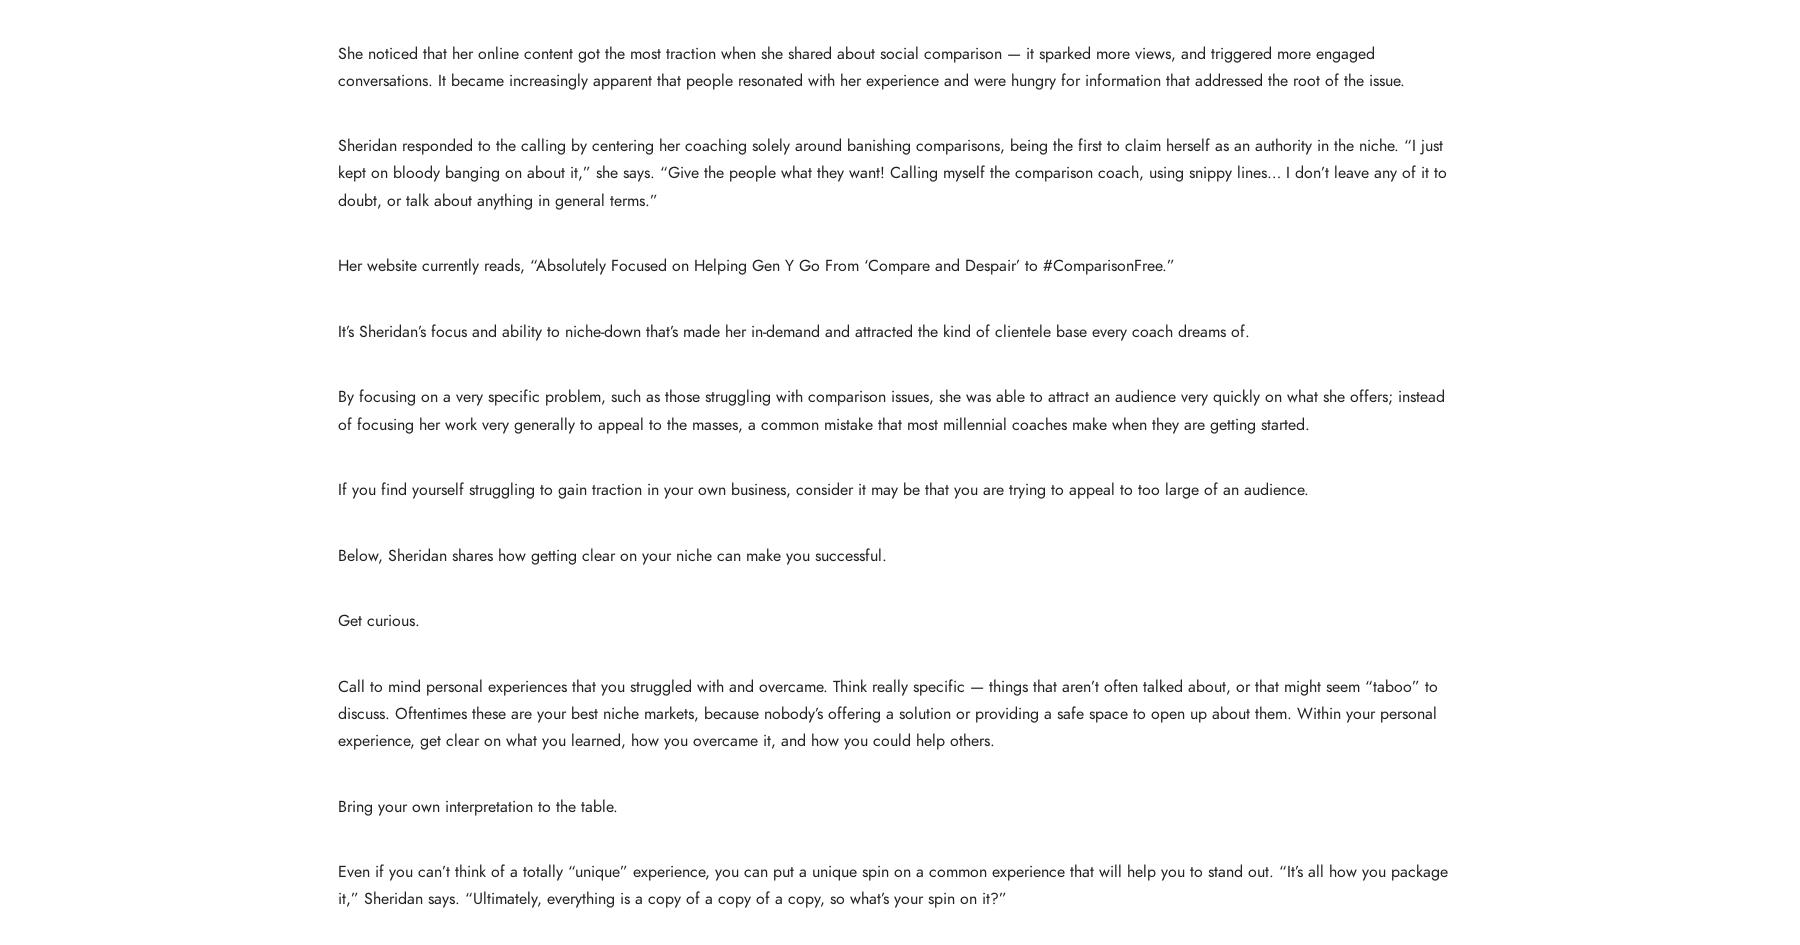  What do you see at coordinates (890, 410) in the screenshot?
I see `'By focusing on a very specific problem, such as those struggling with comparison issues, she was able to attract an audience very quickly on what she offers; instead of focusing her work very generally to appeal to the masses, a common mistake that most millennial coaches make when they are getting started.'` at bounding box center [890, 410].